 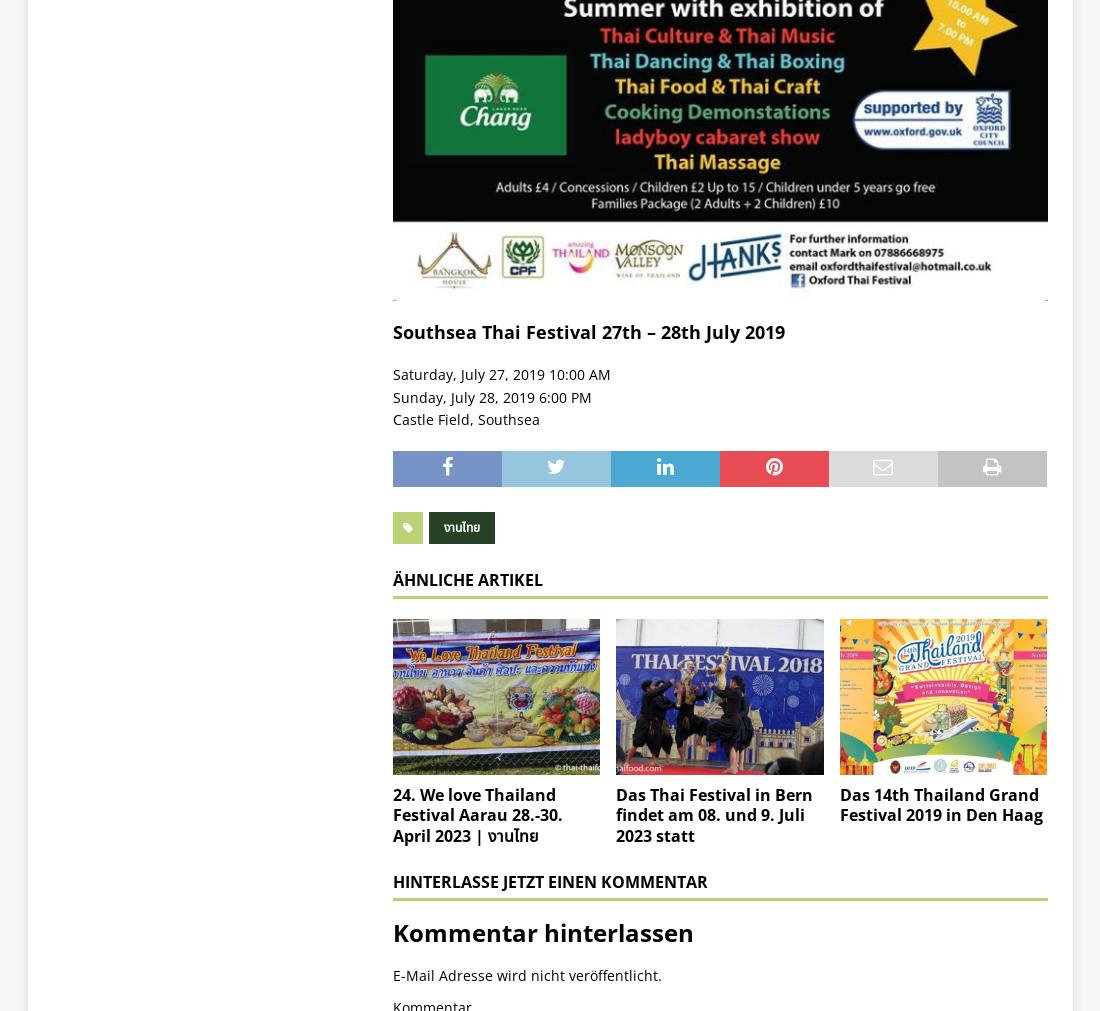 What do you see at coordinates (837, 803) in the screenshot?
I see `'Das 14th Thailand Grand Festival 2019 in Den Haag'` at bounding box center [837, 803].